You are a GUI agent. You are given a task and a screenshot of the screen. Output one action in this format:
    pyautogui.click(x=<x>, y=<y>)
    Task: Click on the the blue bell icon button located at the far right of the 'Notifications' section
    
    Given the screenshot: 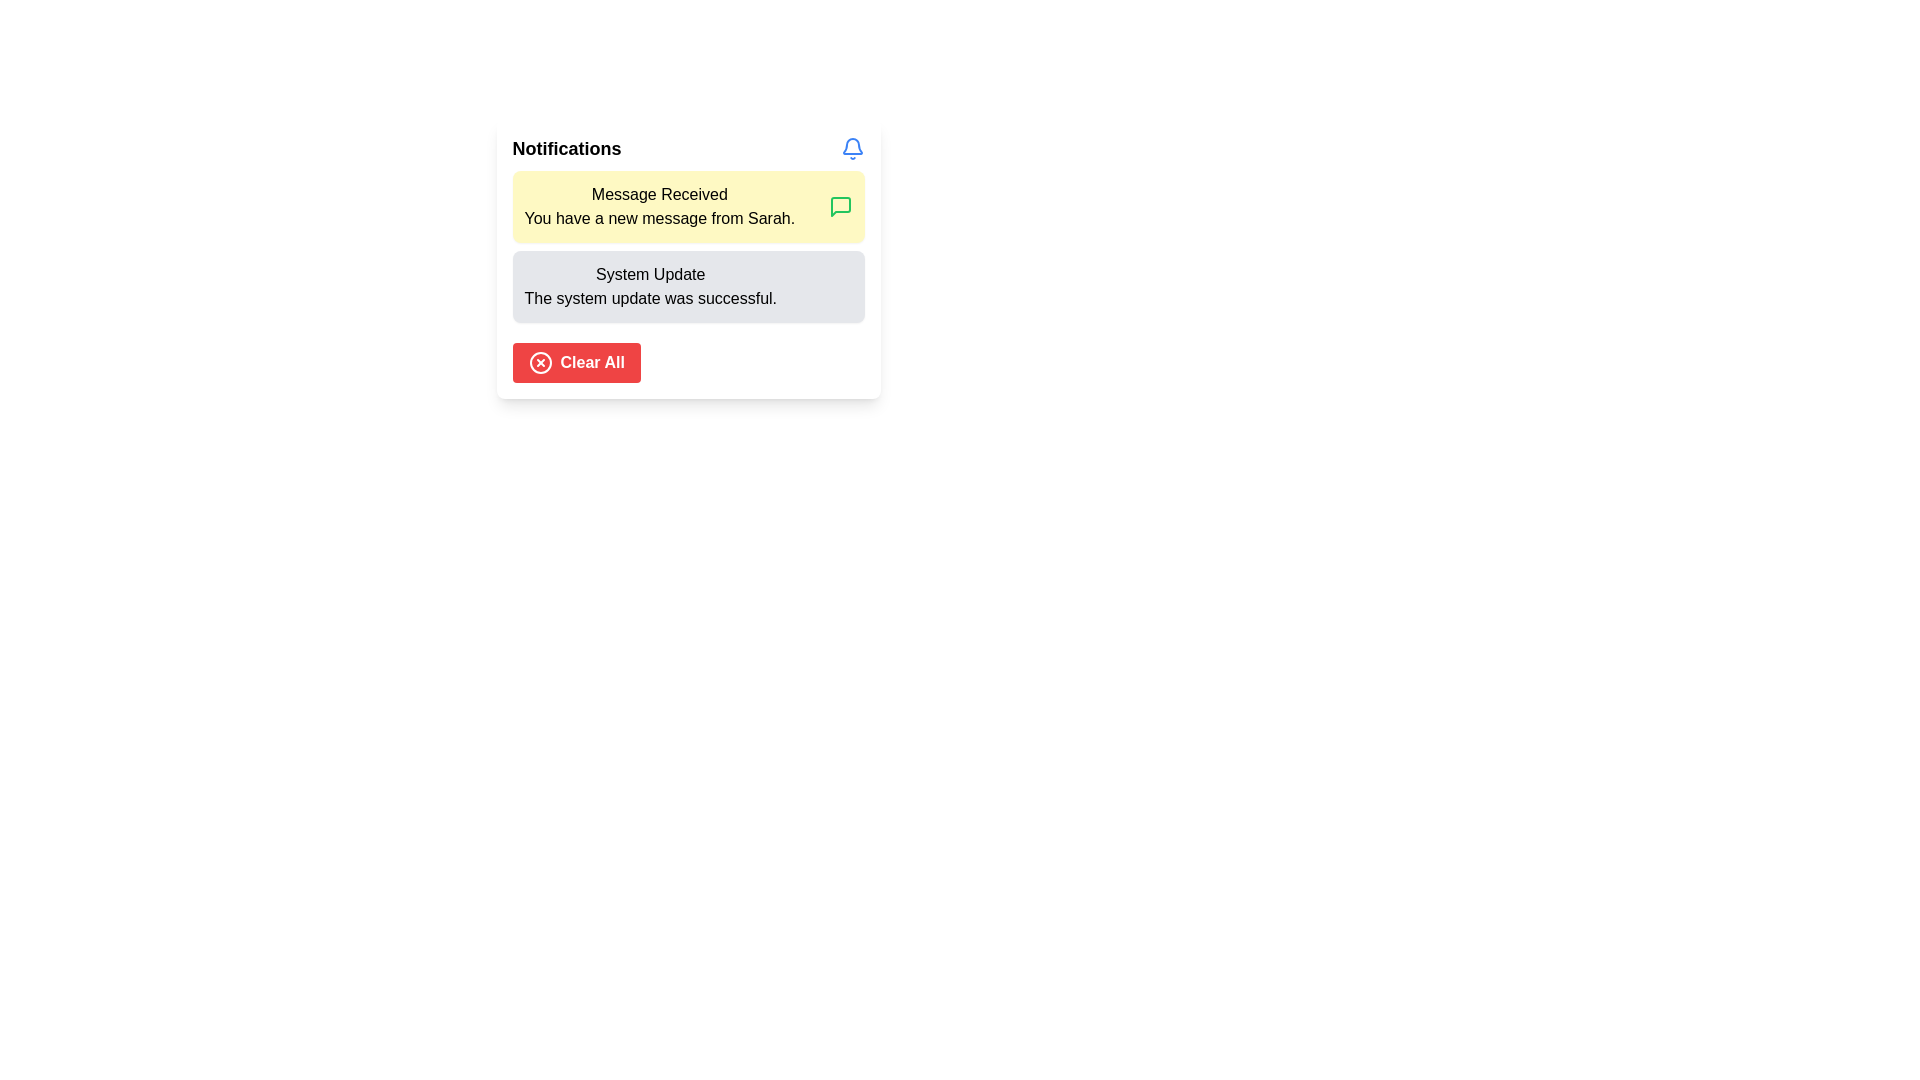 What is the action you would take?
    pyautogui.click(x=852, y=148)
    